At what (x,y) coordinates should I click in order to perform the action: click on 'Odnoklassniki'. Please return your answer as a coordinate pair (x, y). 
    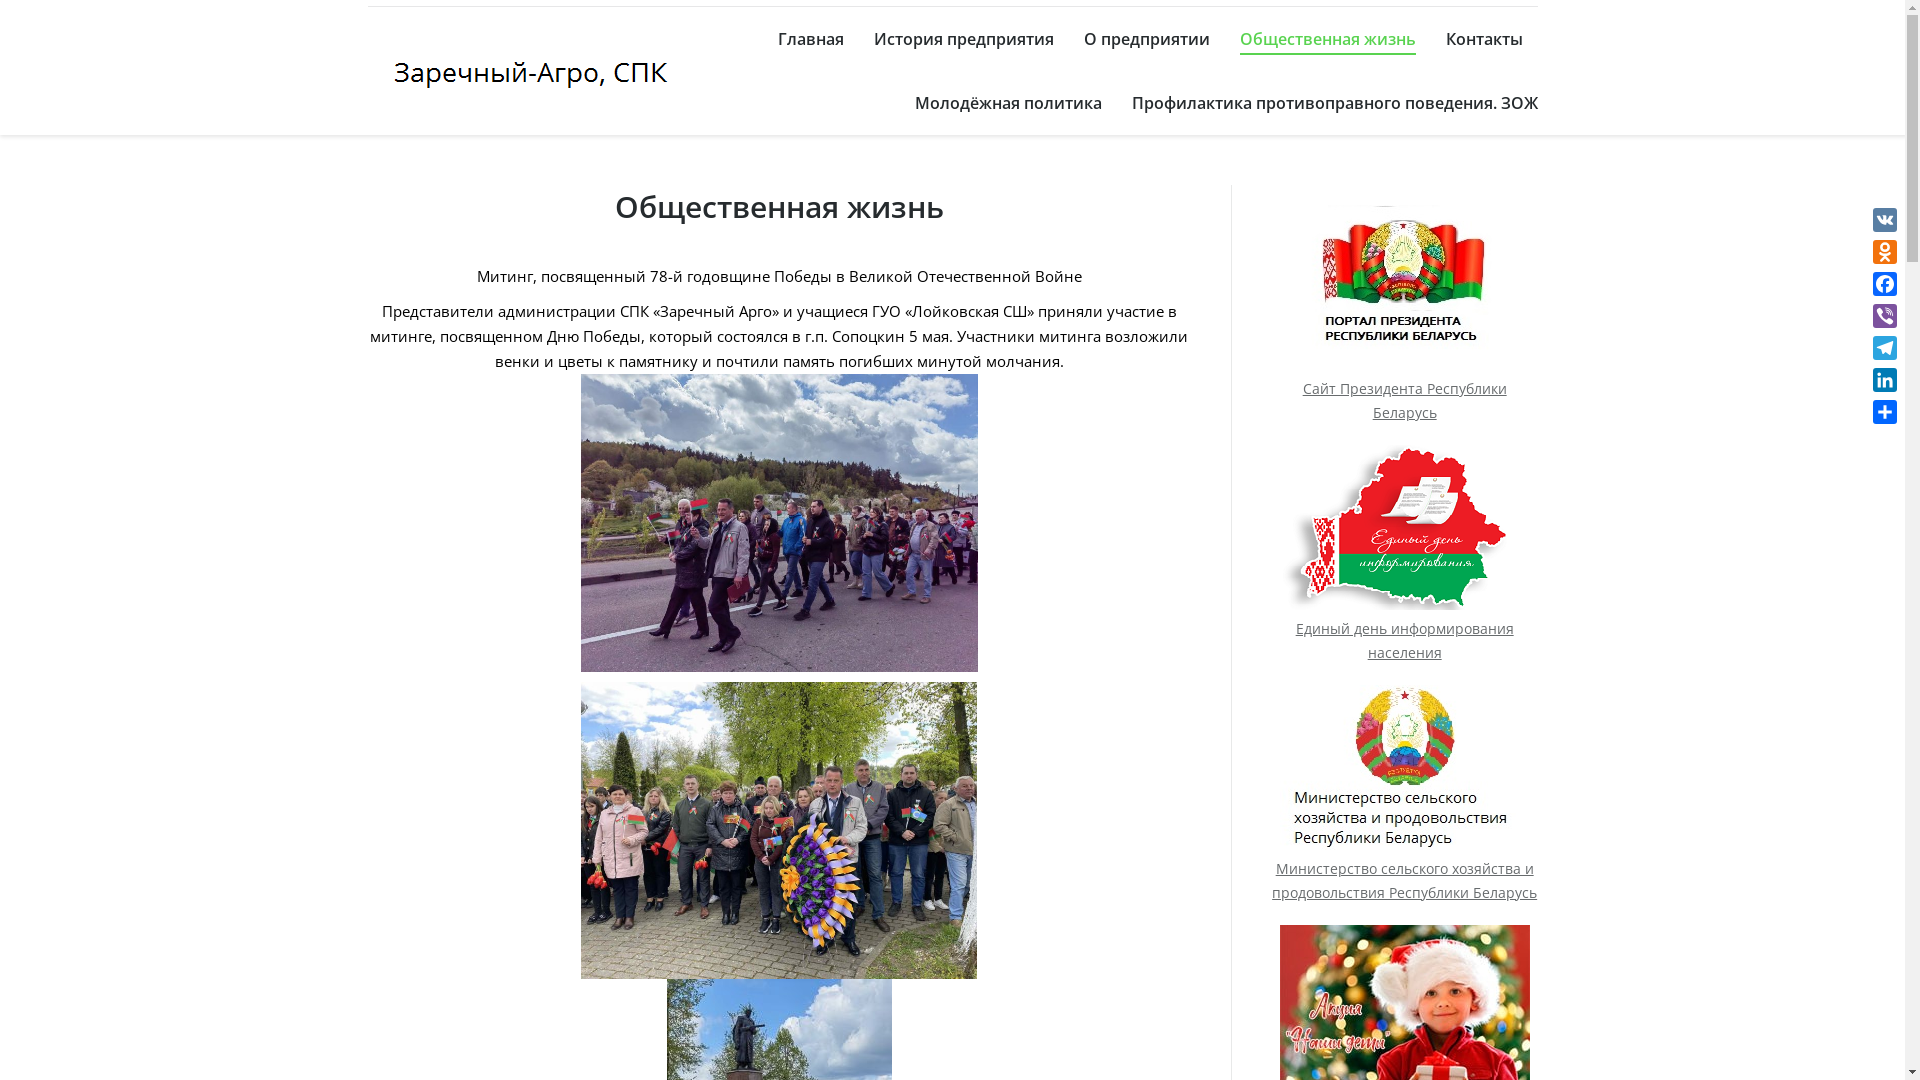
    Looking at the image, I should click on (1884, 250).